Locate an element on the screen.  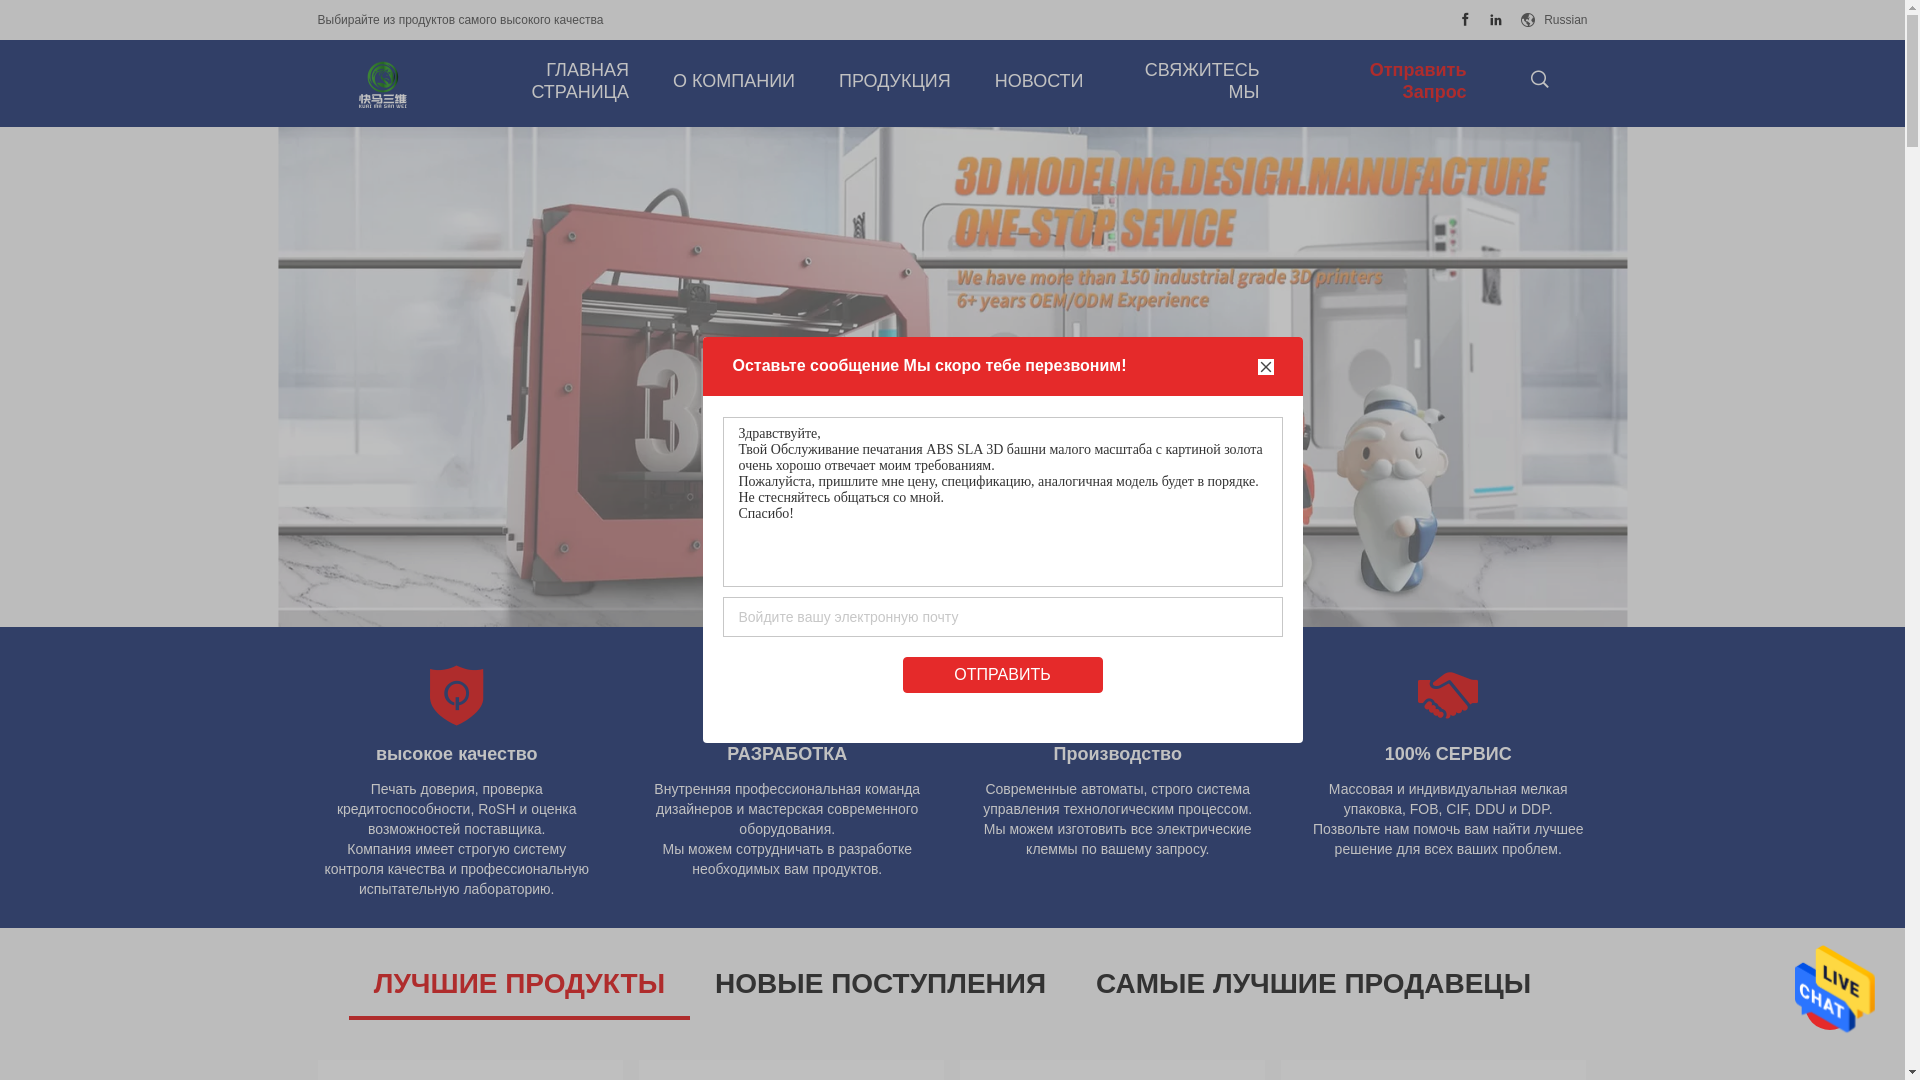
'Guangdong Kuaima Sanwei Technology Co., Ltd. Facebook' is located at coordinates (1465, 19).